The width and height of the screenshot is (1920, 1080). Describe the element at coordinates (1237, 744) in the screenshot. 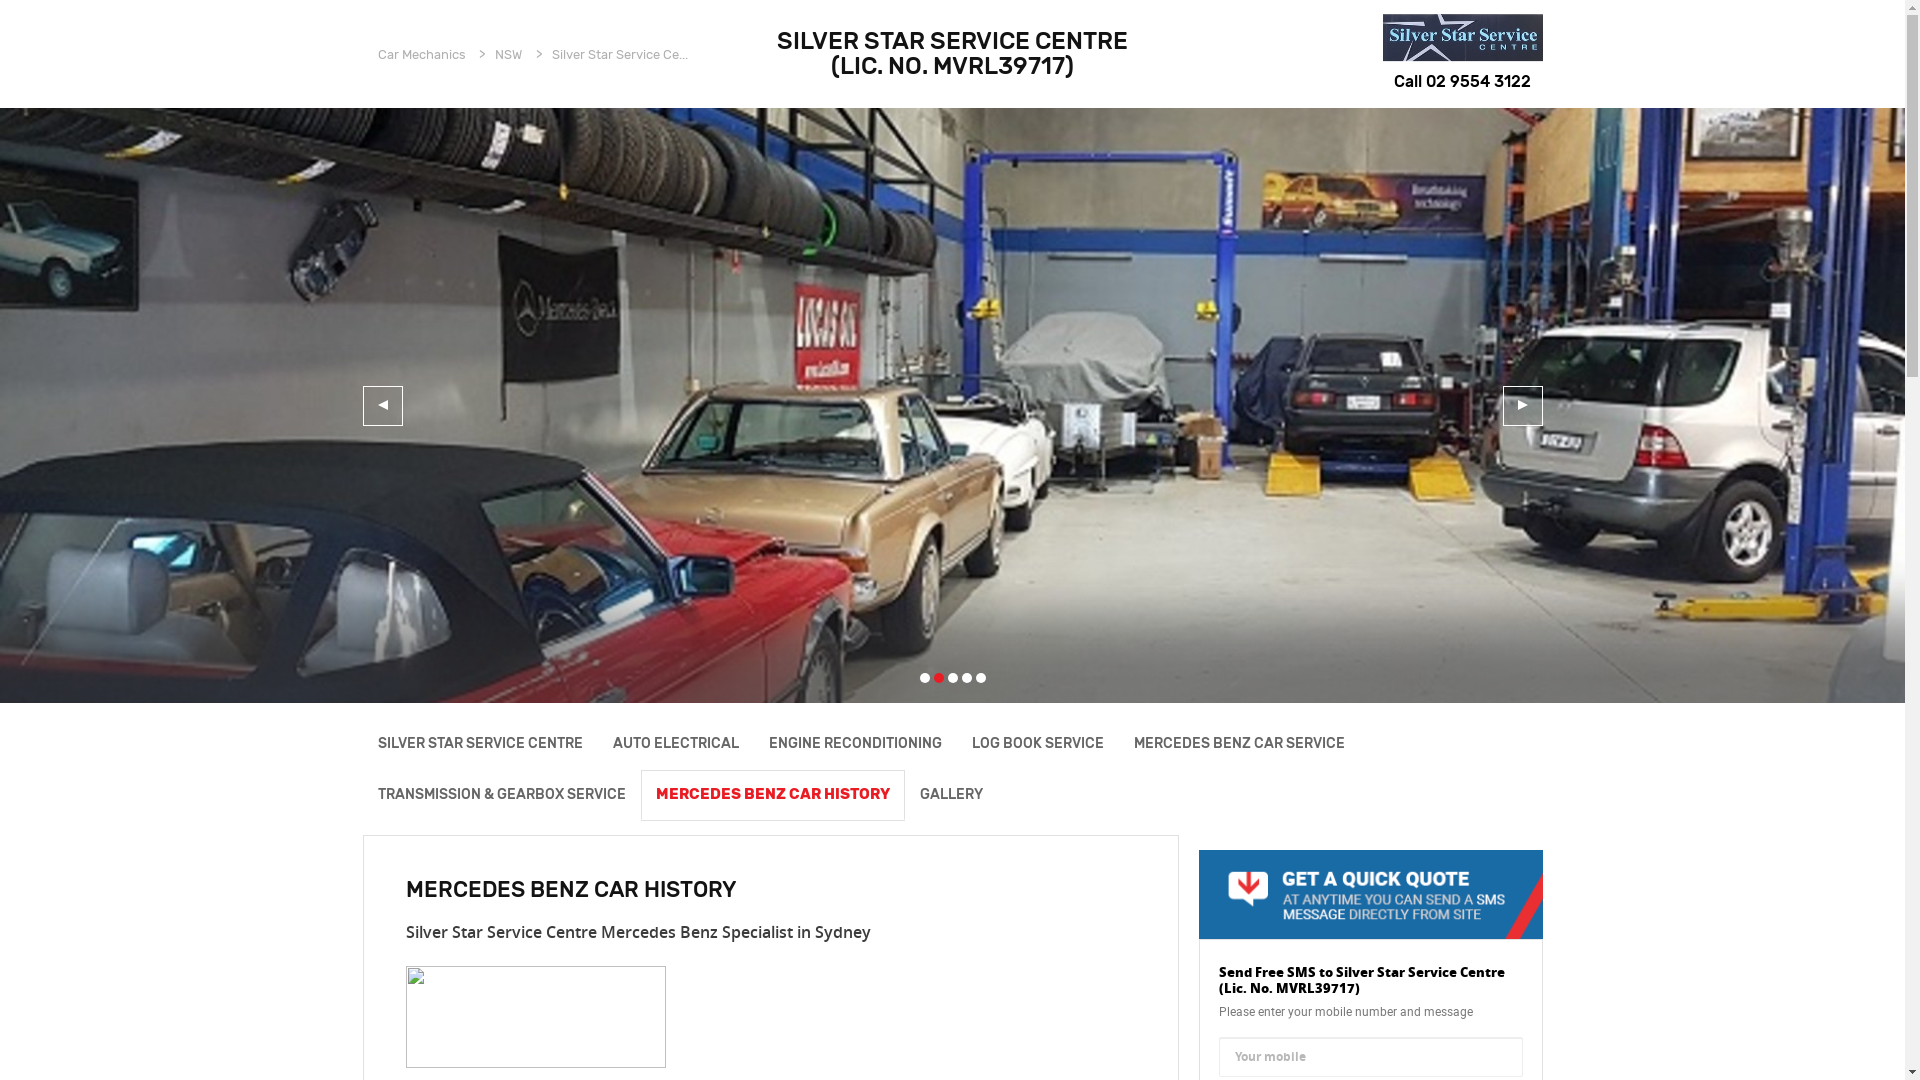

I see `'MERCEDES BENZ CAR SERVICE'` at that location.